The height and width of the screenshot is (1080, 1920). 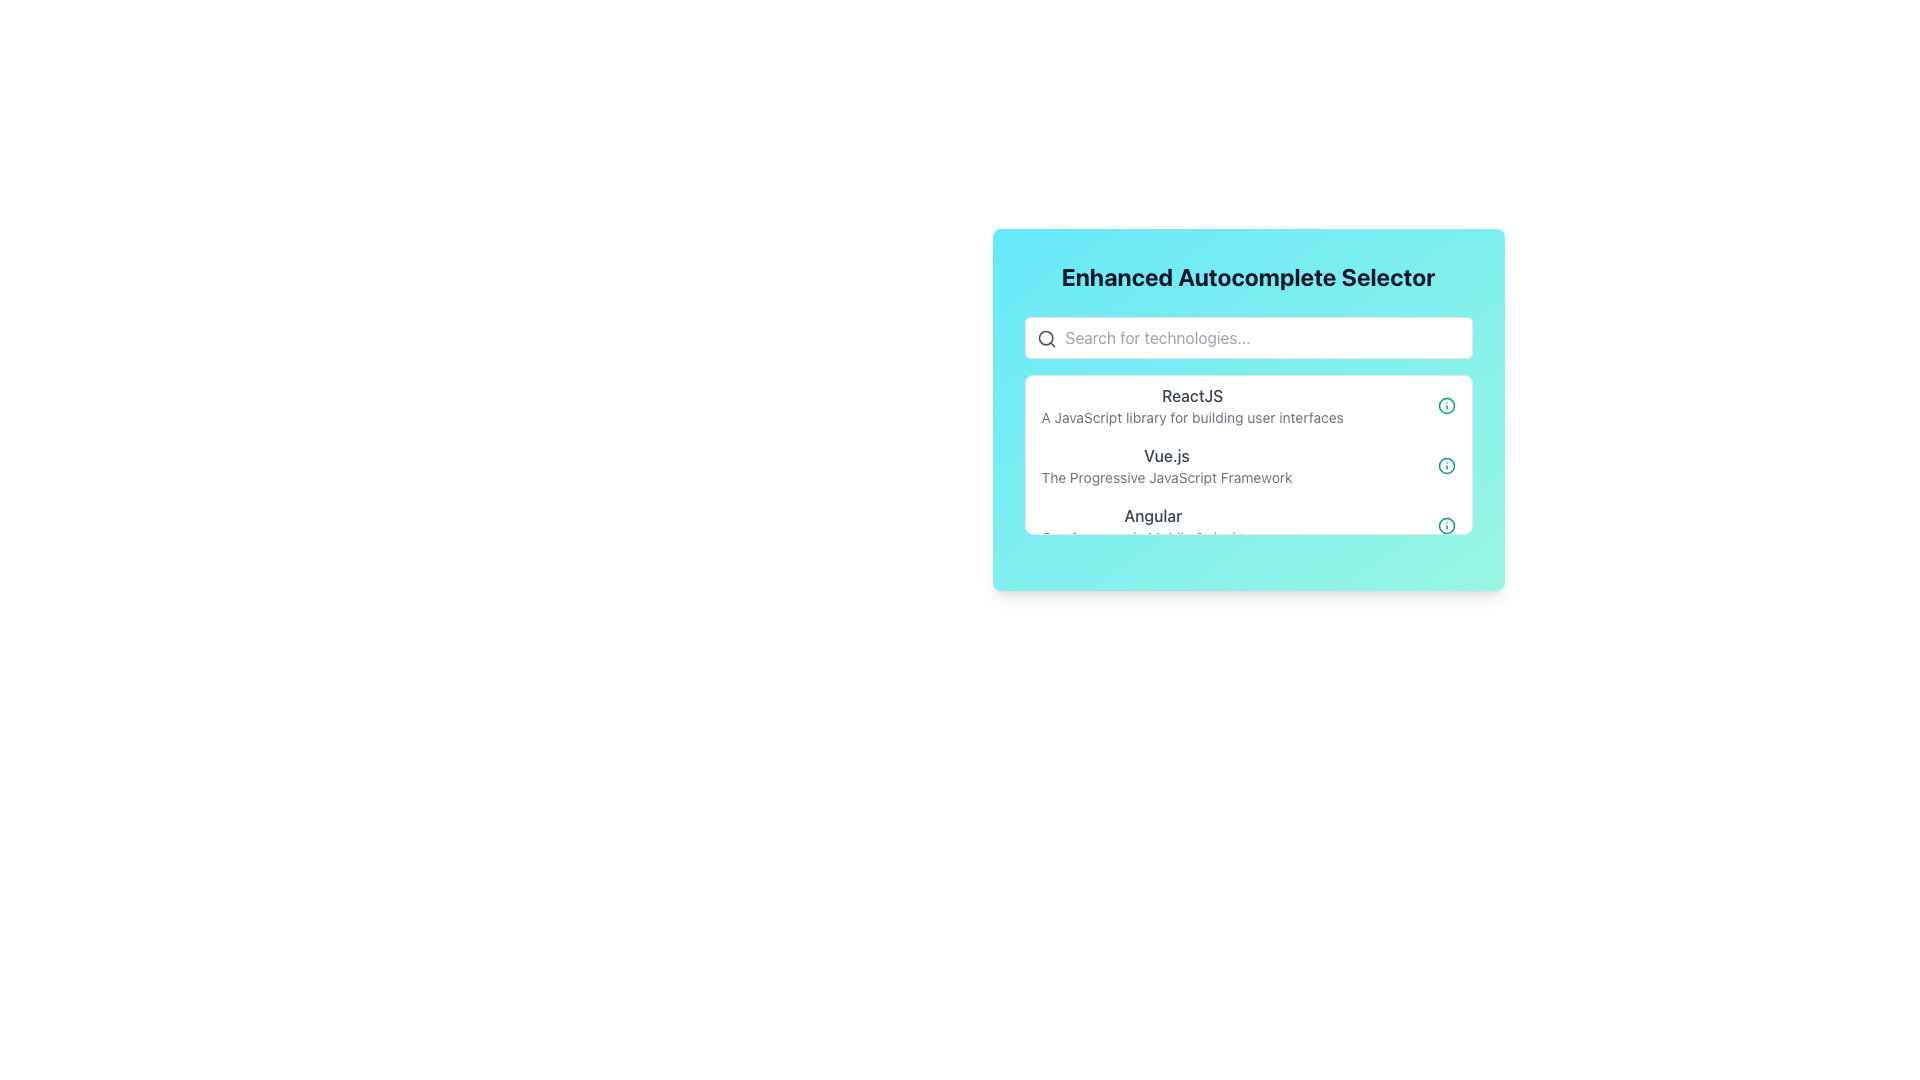 What do you see at coordinates (1192, 405) in the screenshot?
I see `the first item in the dropdown list that provides information about ReactJS technology` at bounding box center [1192, 405].